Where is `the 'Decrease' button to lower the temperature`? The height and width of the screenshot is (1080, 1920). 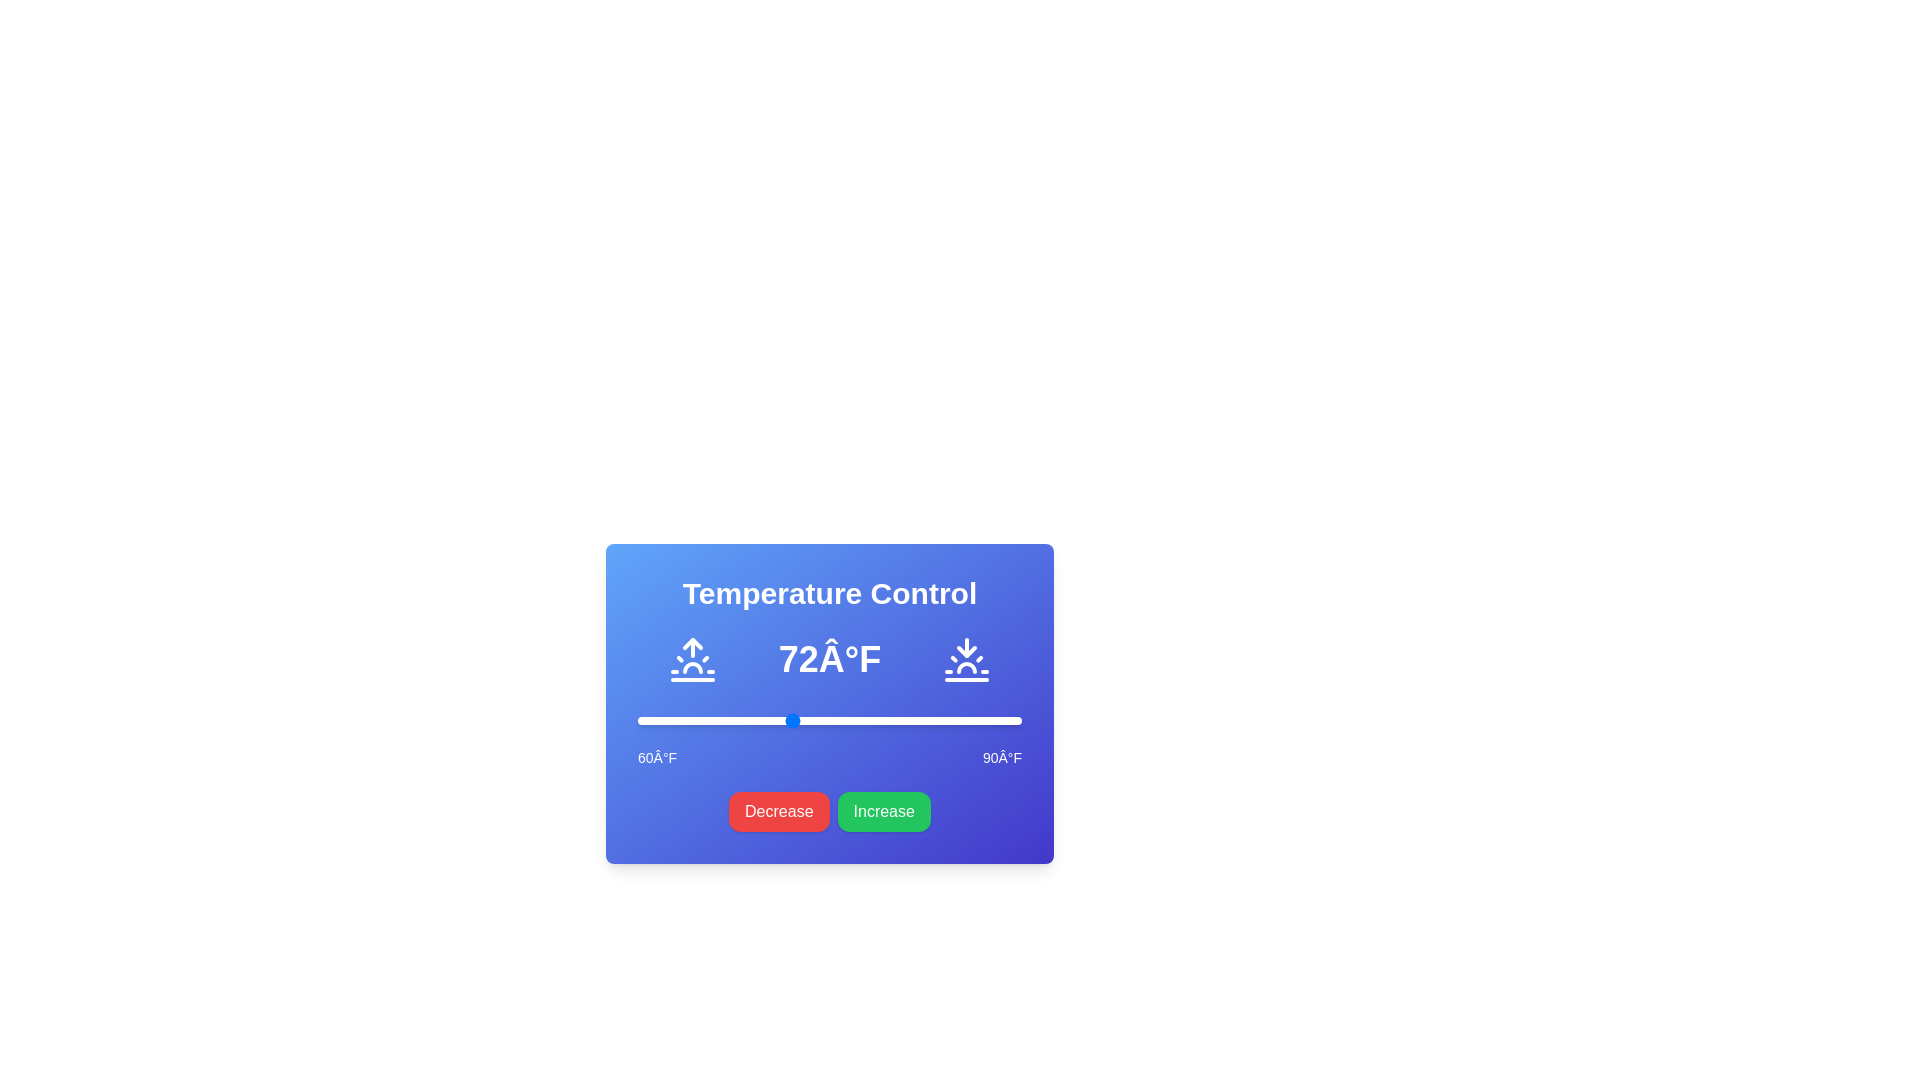
the 'Decrease' button to lower the temperature is located at coordinates (778, 812).